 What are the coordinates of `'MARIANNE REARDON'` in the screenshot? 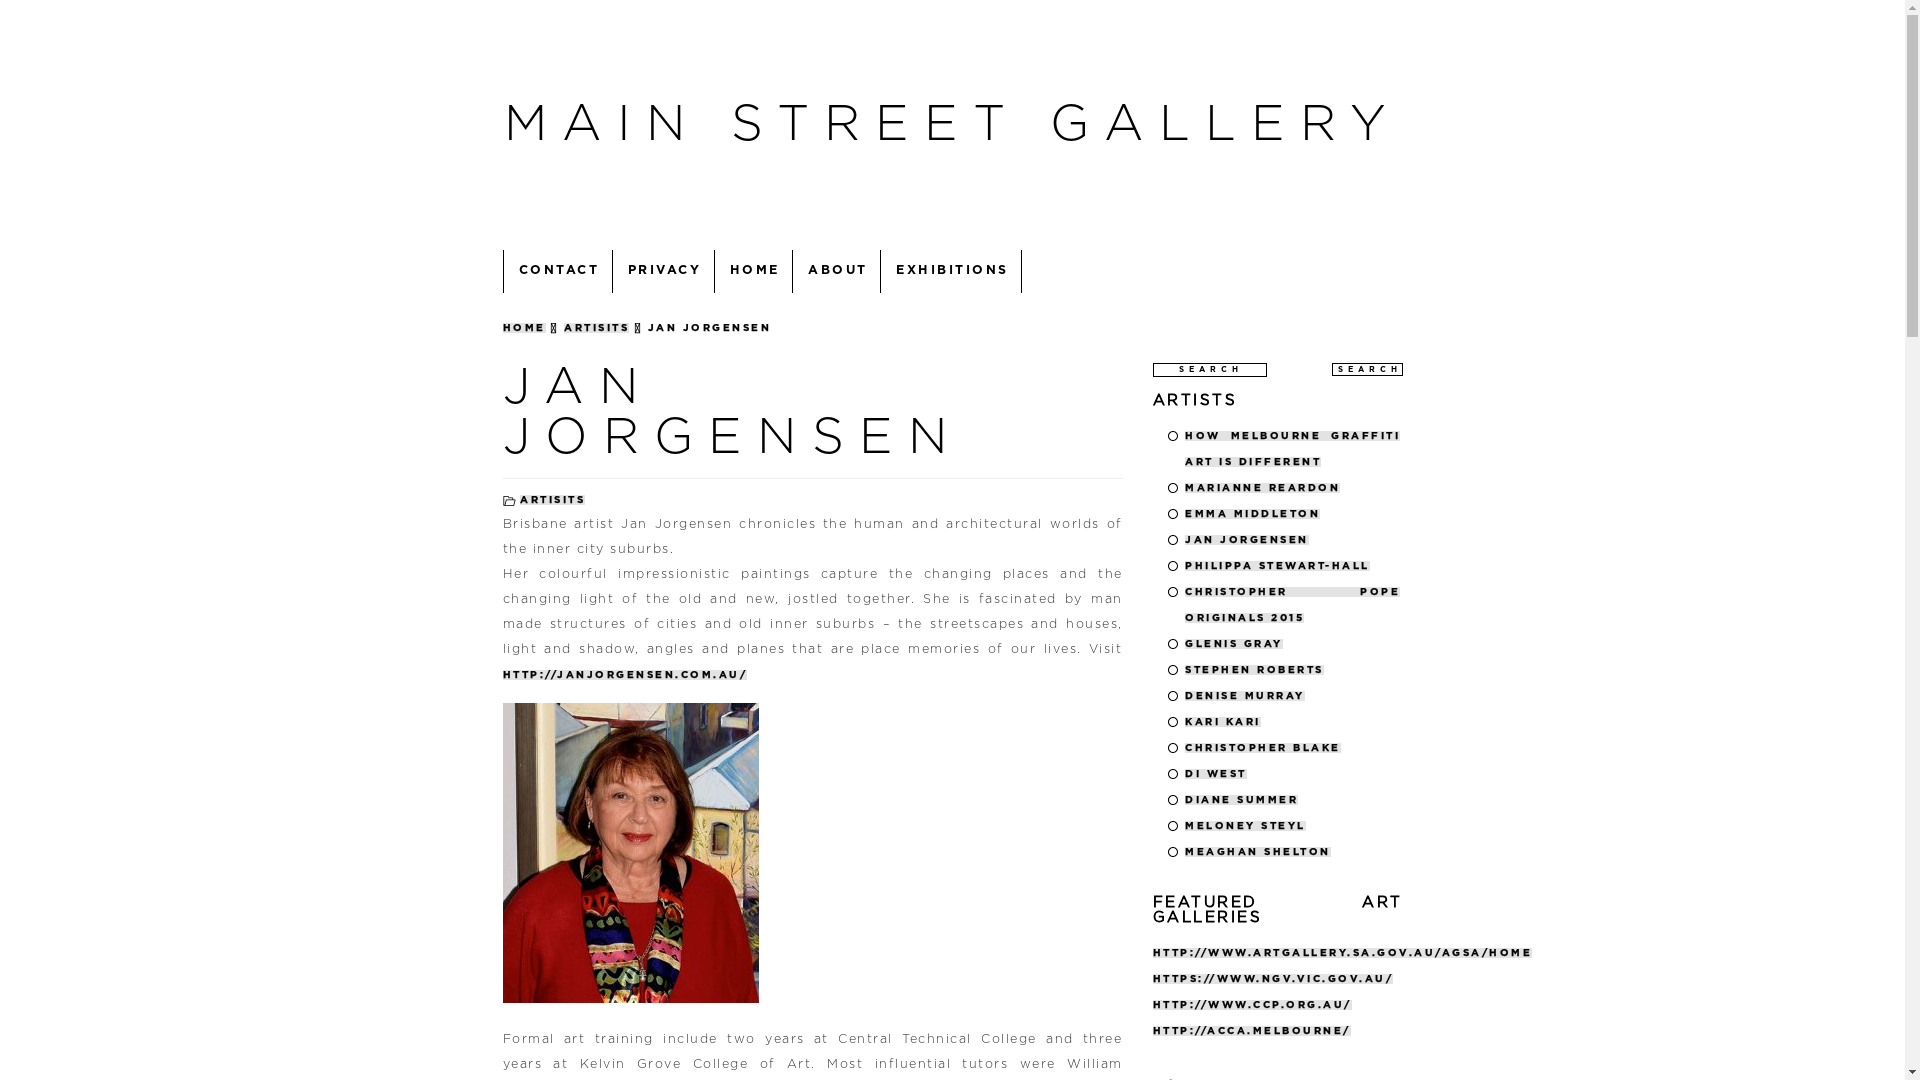 It's located at (1261, 486).